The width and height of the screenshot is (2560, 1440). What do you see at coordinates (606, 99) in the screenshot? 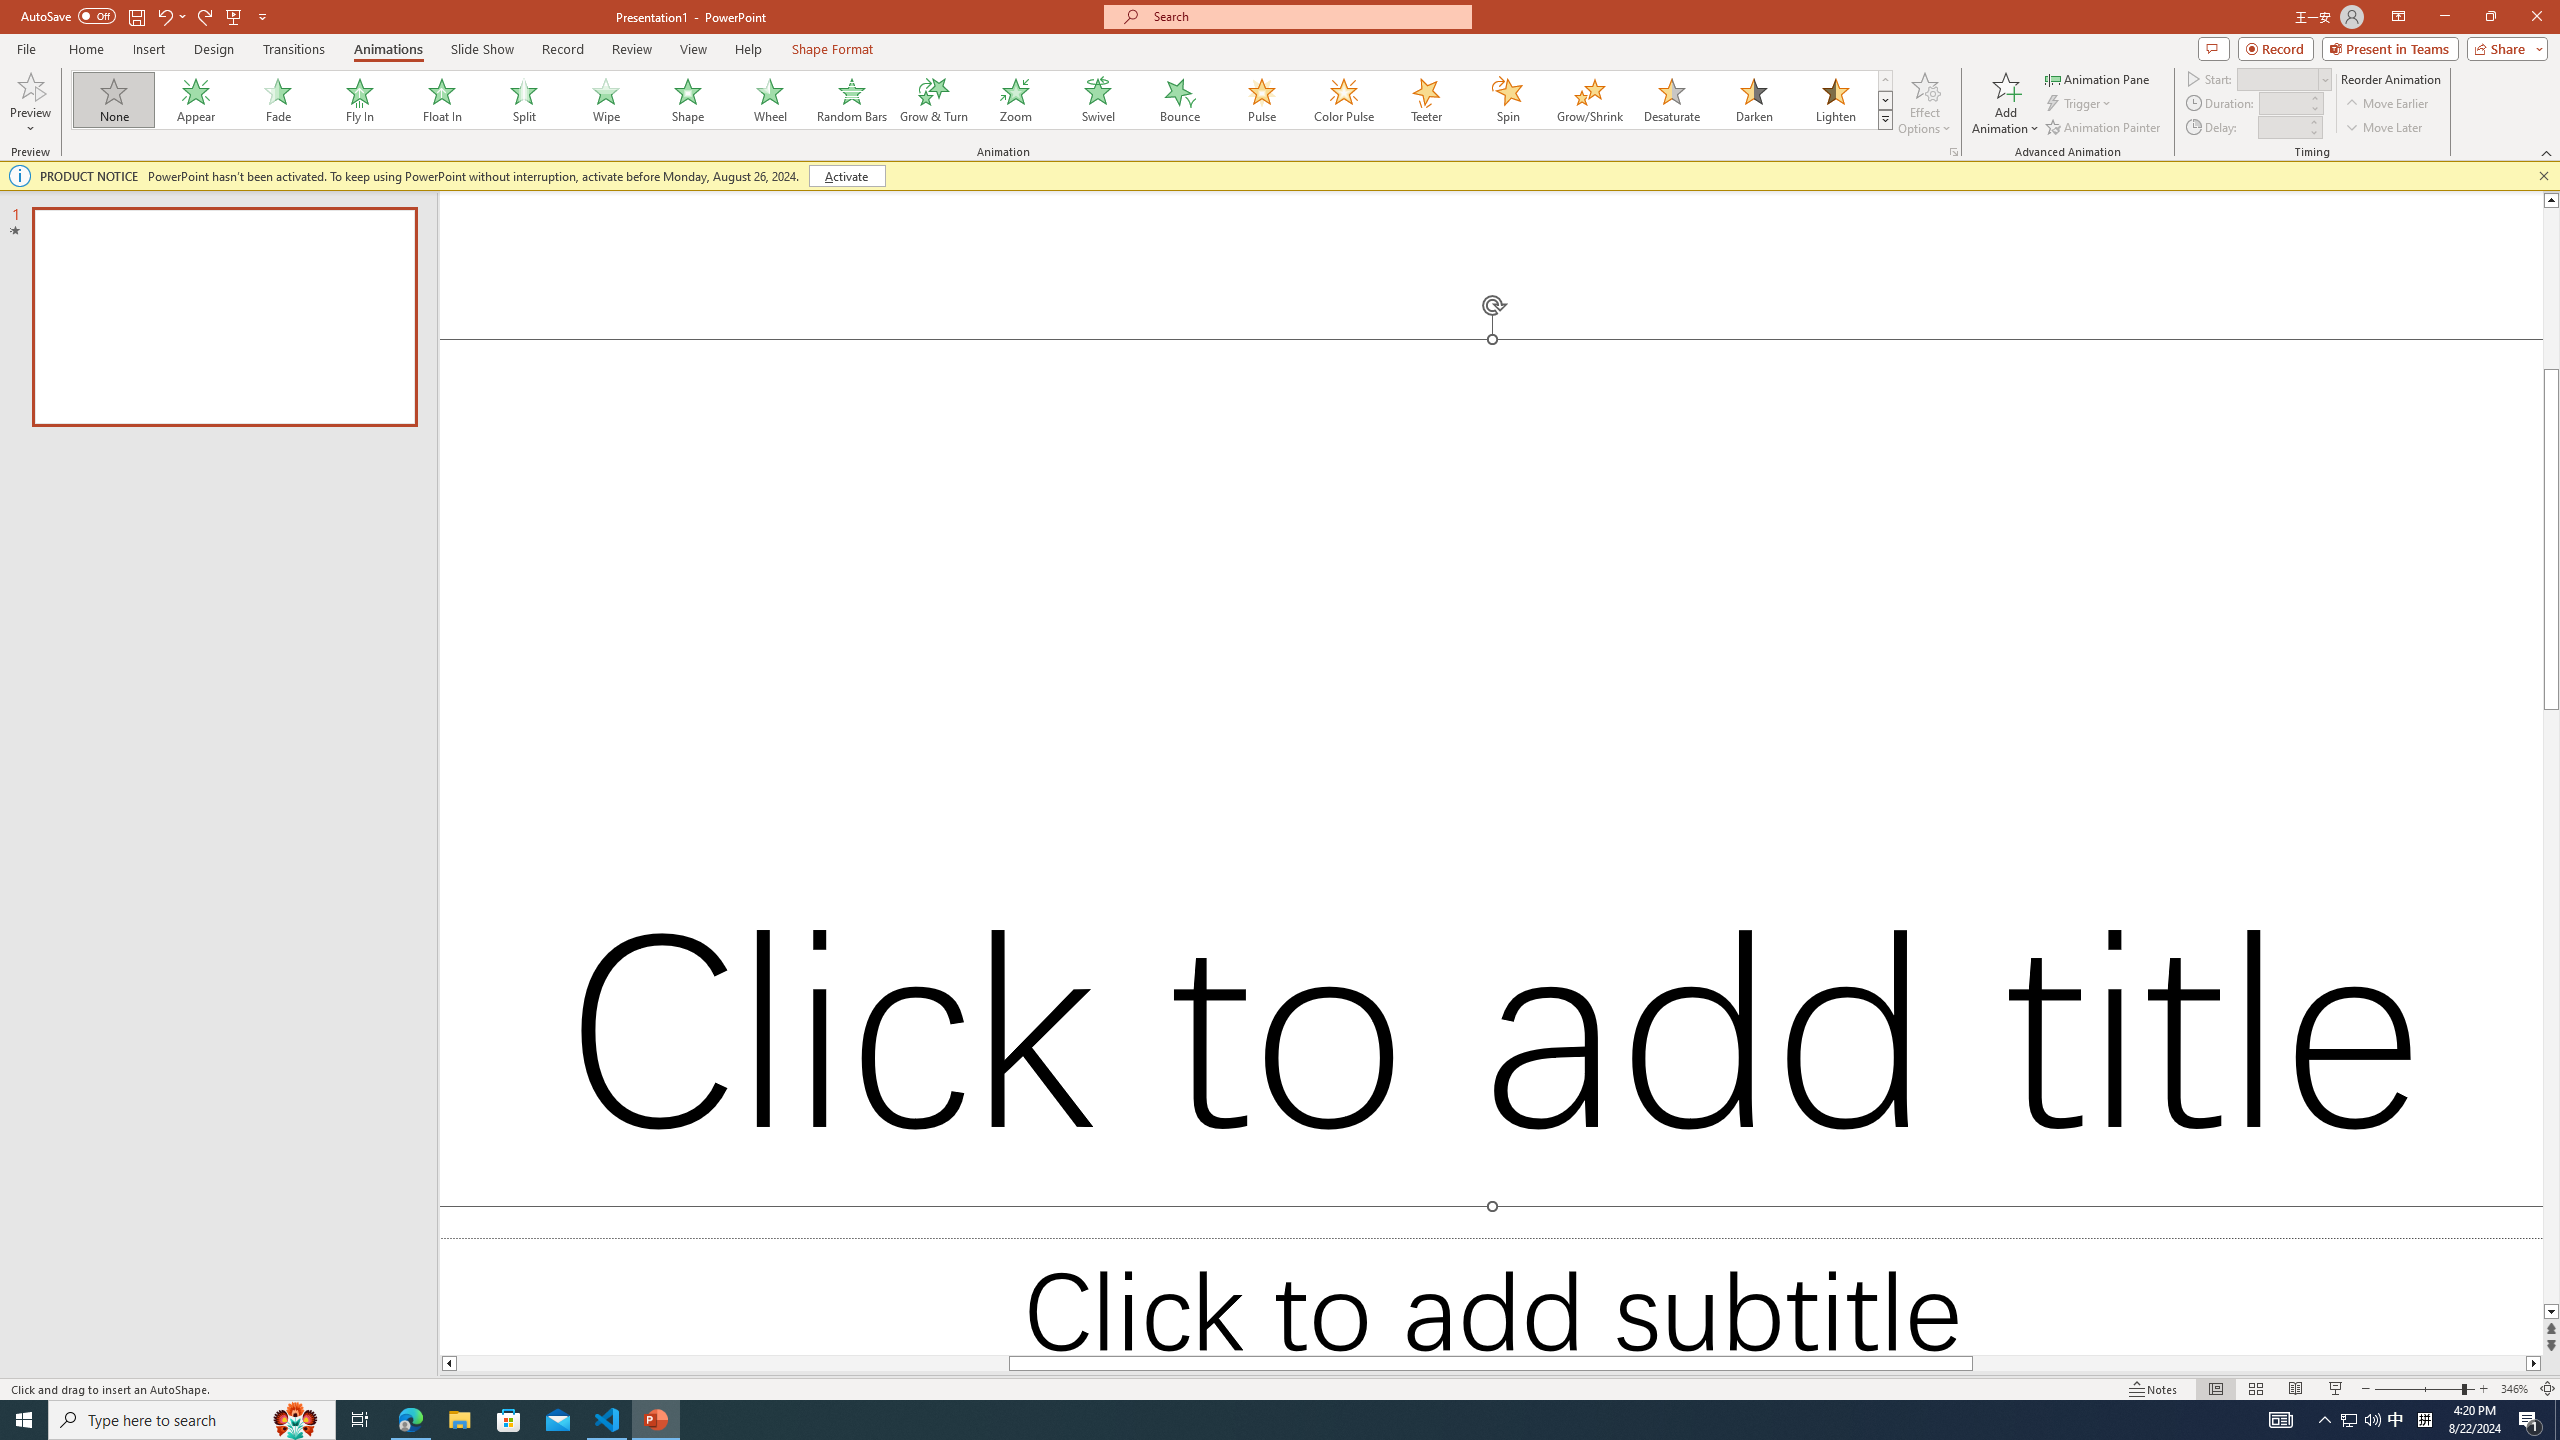
I see `'Wipe'` at bounding box center [606, 99].